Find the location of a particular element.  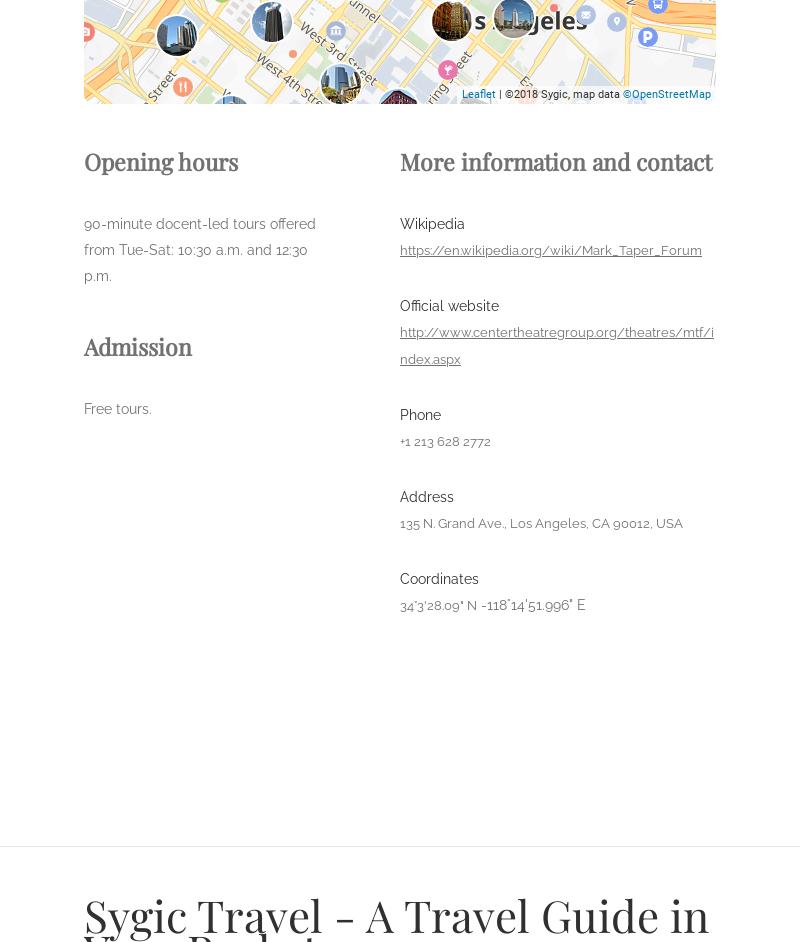

'-118°14'51.996" E' is located at coordinates (532, 605).